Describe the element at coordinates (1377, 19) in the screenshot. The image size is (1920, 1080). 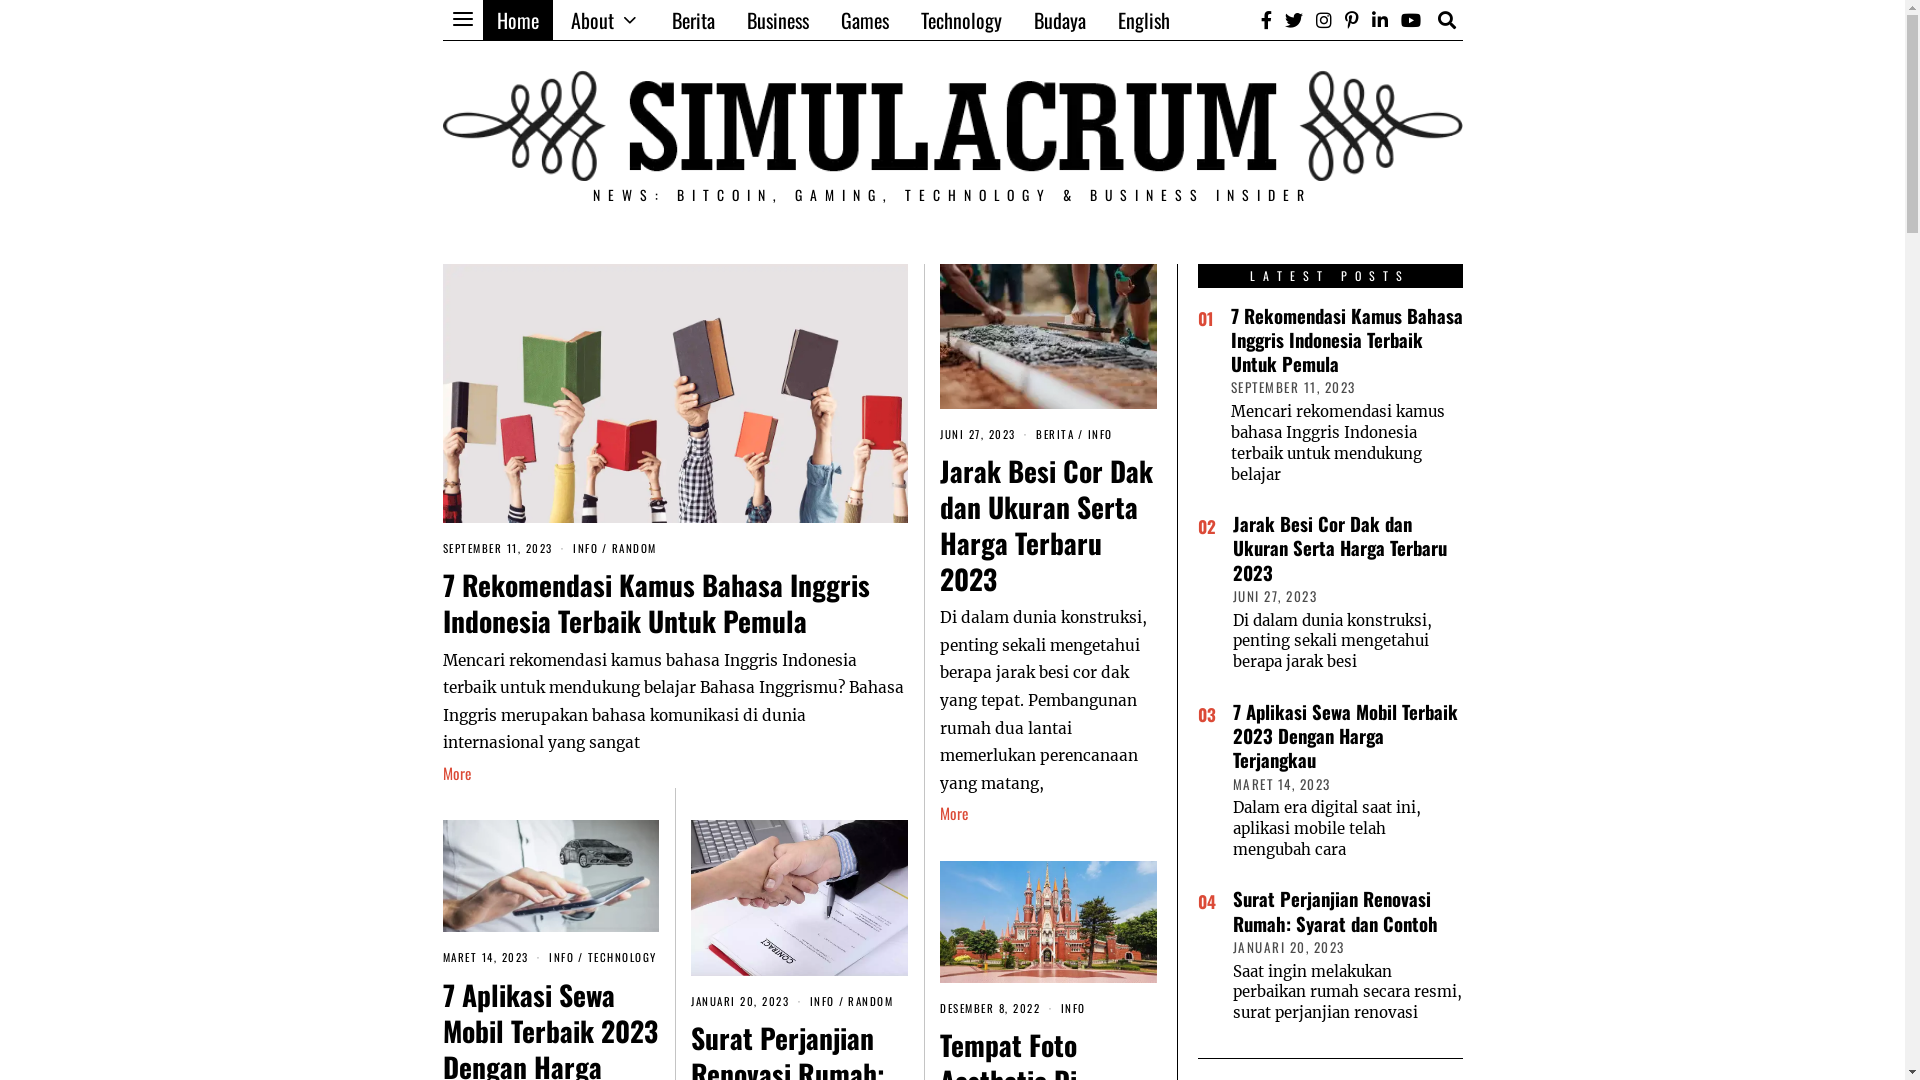
I see `'LinkedIn'` at that location.